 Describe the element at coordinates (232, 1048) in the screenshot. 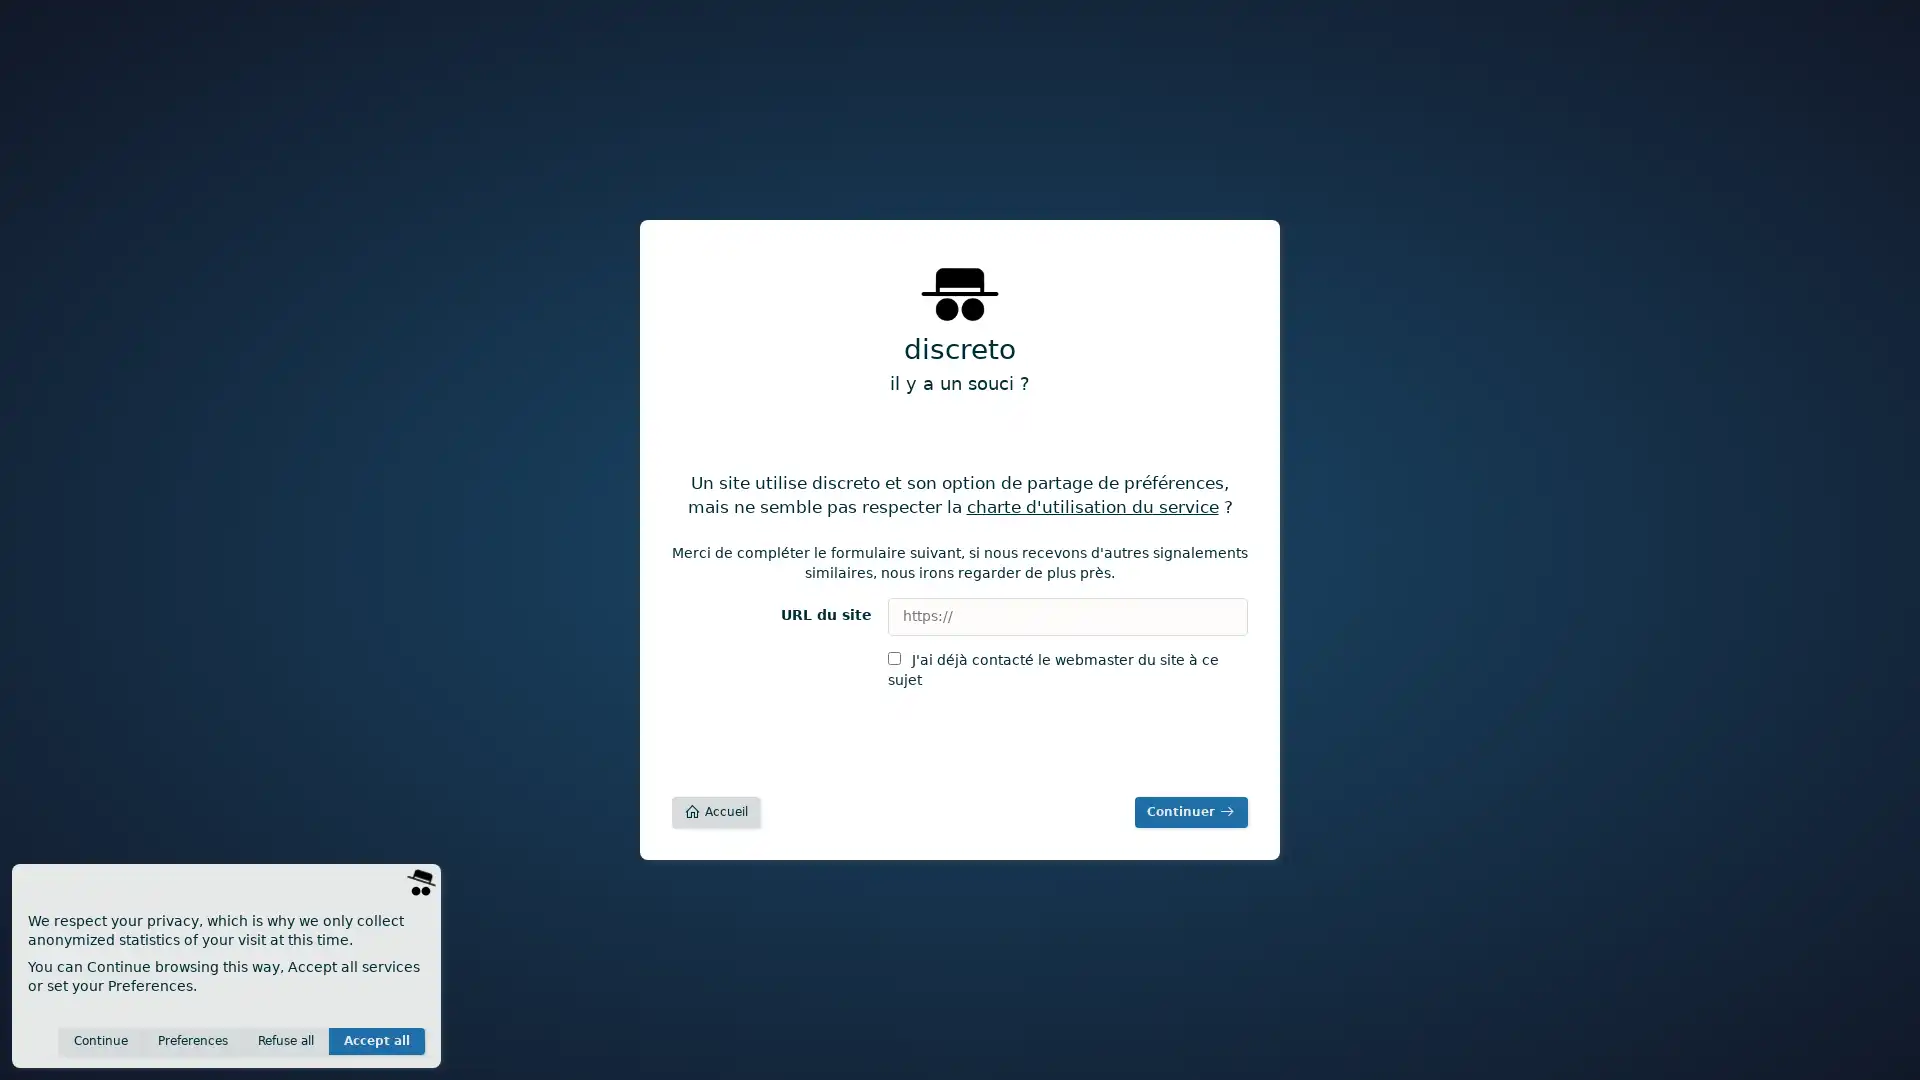

I see `Anonymous` at that location.